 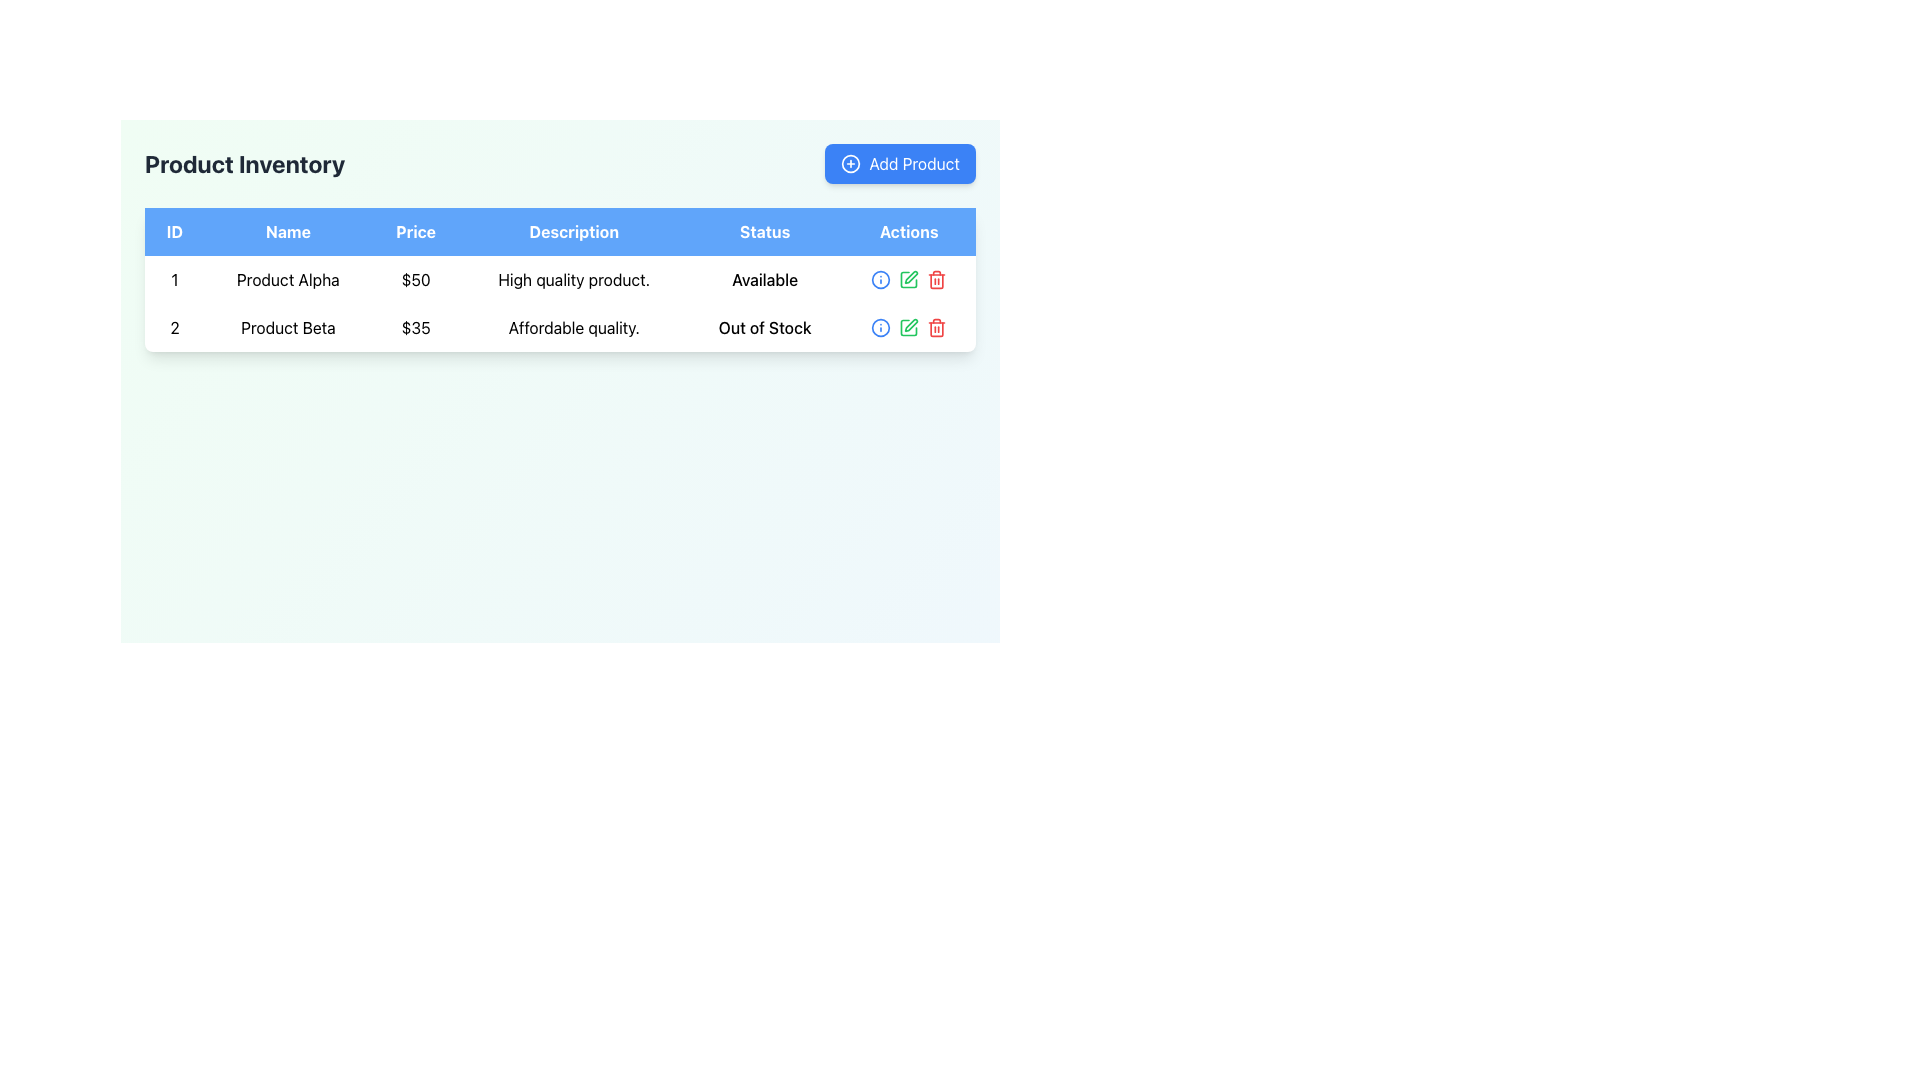 What do you see at coordinates (174, 280) in the screenshot?
I see `the Label displaying the number '1' located in the first row of the table under the 'ID' column` at bounding box center [174, 280].